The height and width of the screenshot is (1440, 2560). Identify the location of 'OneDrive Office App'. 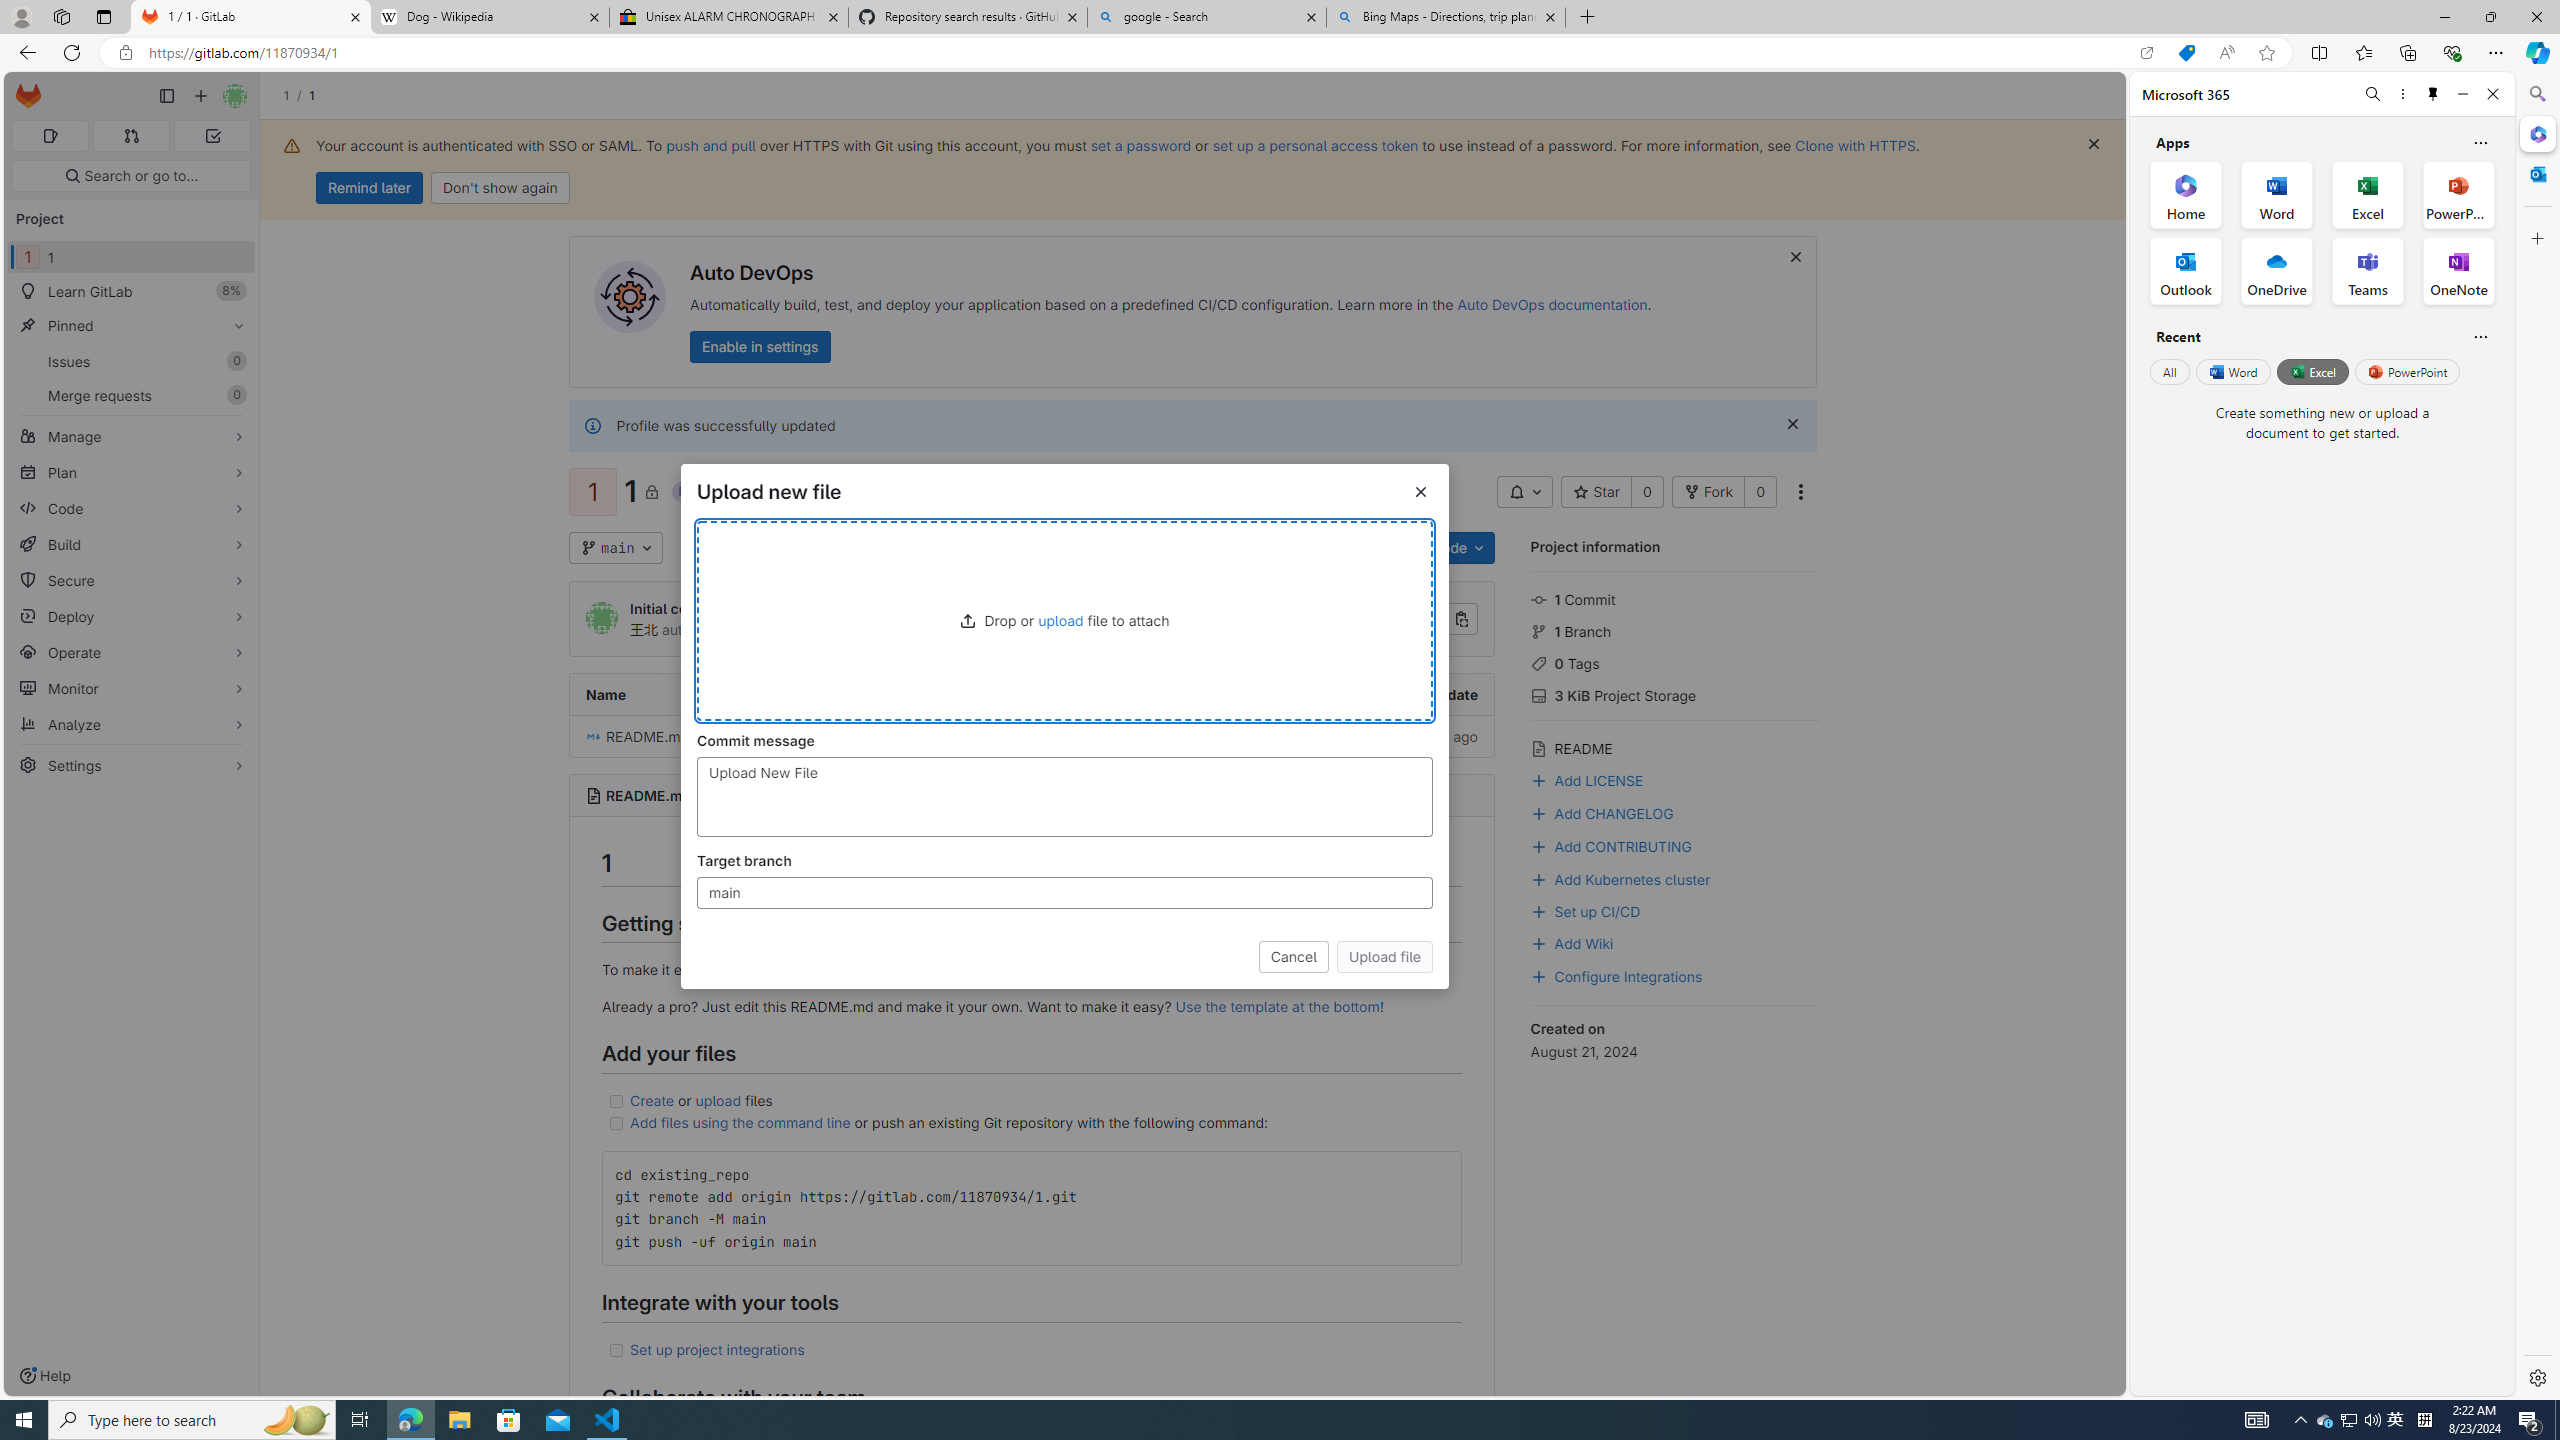
(2276, 271).